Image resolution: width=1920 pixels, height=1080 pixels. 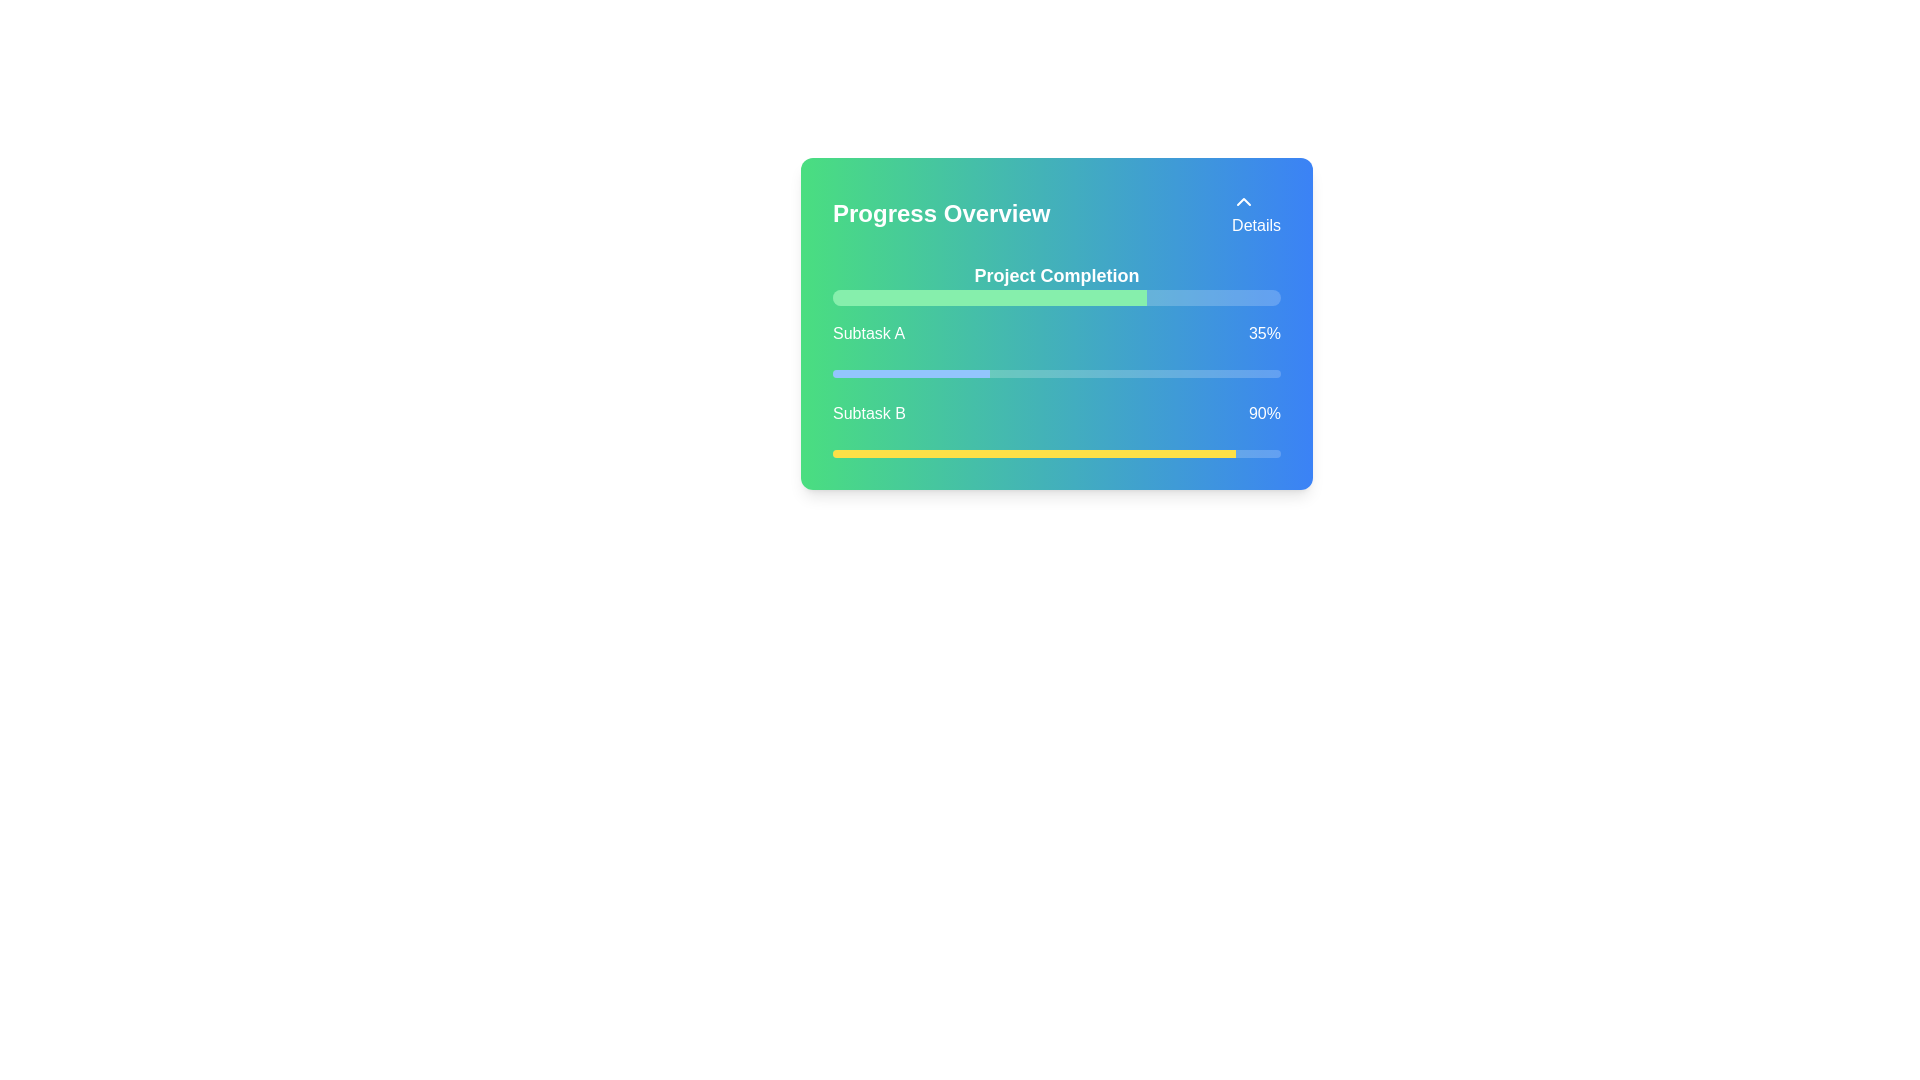 What do you see at coordinates (1055, 358) in the screenshot?
I see `the percentage information displayed on the progress bar group with labels located within the 'Progress Overview' card, which is centered below the title` at bounding box center [1055, 358].